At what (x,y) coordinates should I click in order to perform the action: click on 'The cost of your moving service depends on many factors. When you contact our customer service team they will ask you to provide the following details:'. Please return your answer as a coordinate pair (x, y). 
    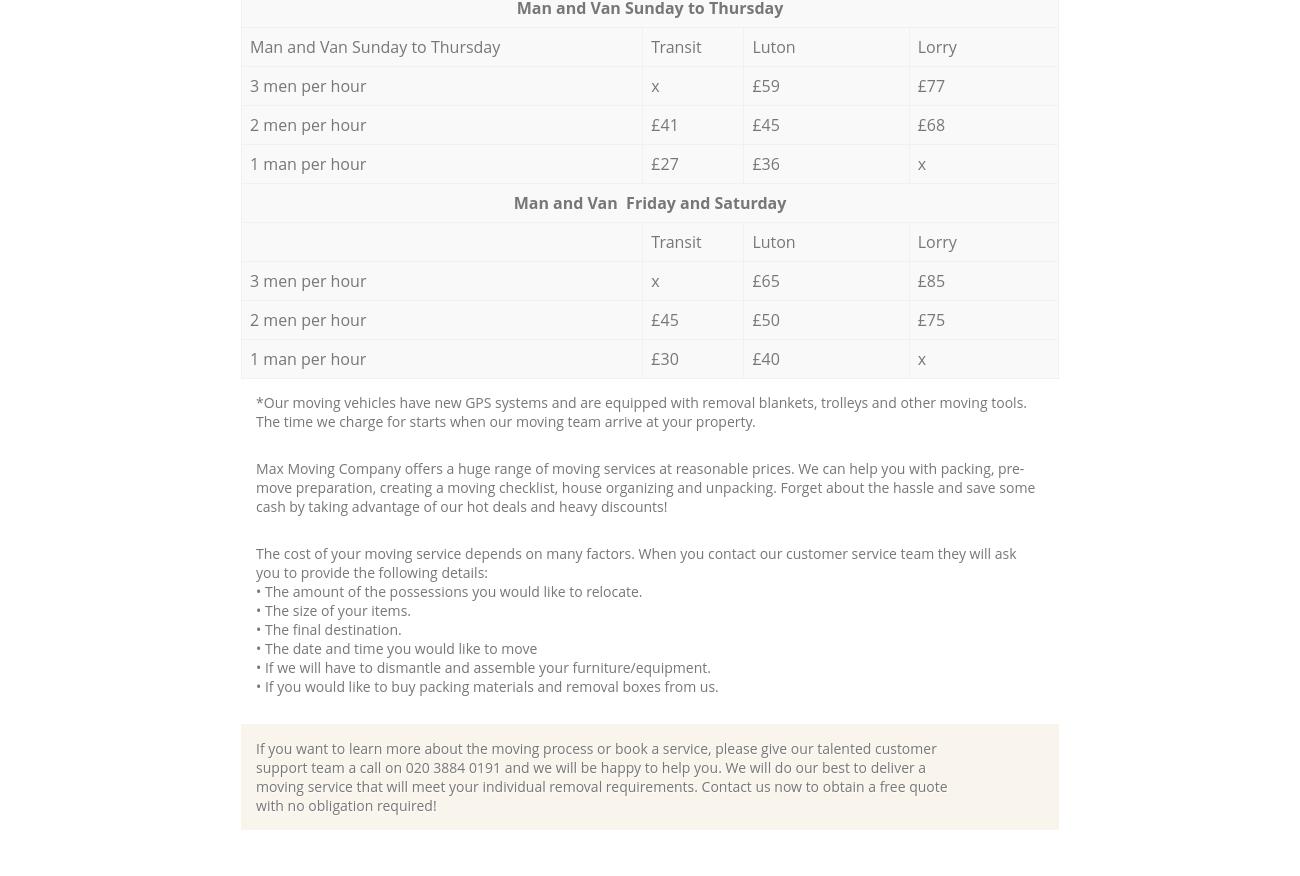
    Looking at the image, I should click on (635, 562).